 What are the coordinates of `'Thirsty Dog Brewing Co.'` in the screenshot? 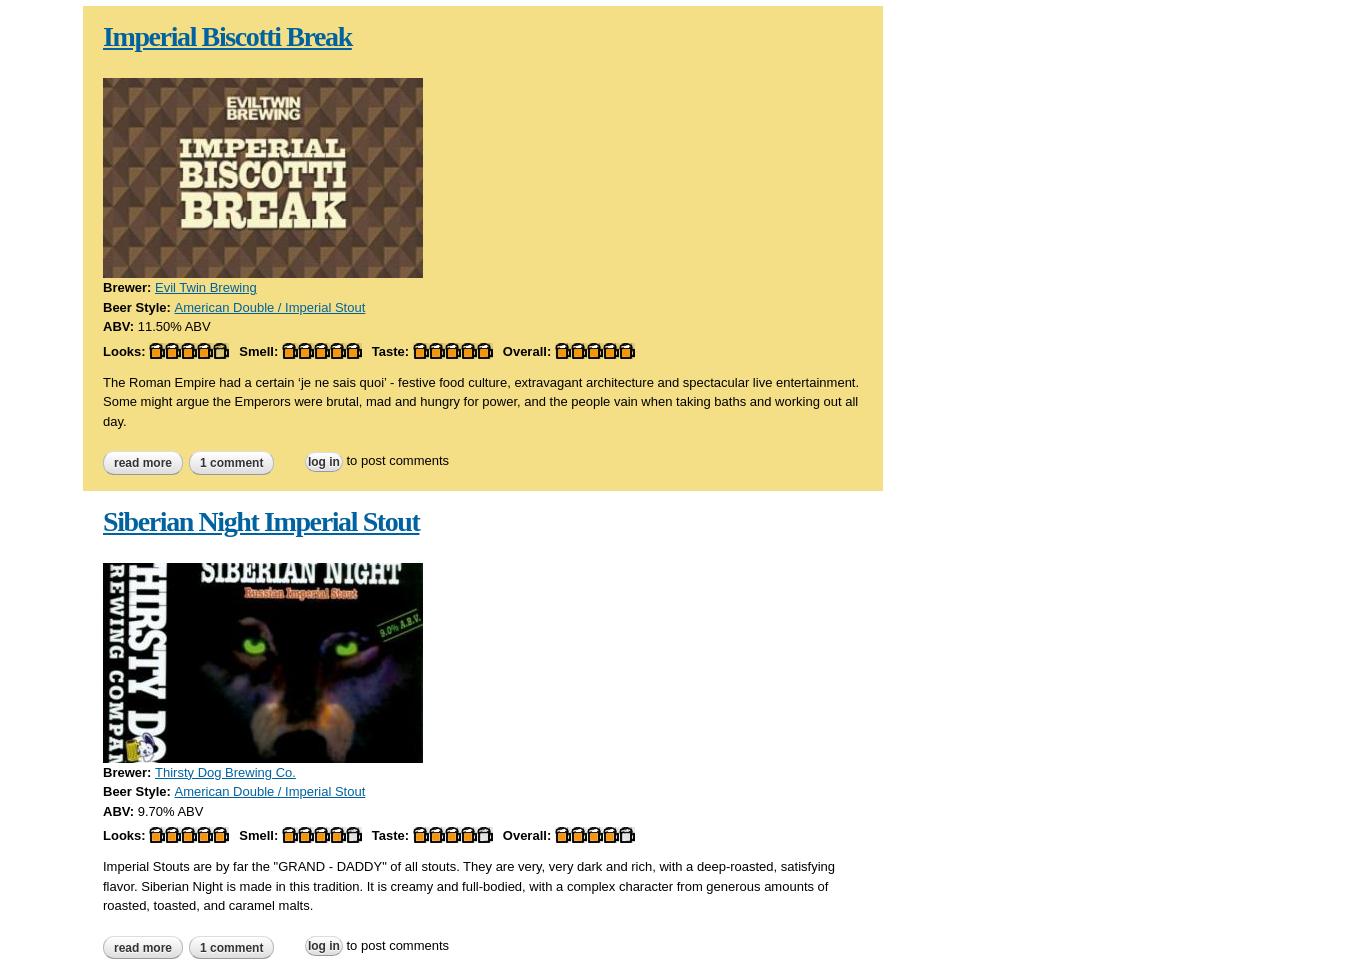 It's located at (223, 771).